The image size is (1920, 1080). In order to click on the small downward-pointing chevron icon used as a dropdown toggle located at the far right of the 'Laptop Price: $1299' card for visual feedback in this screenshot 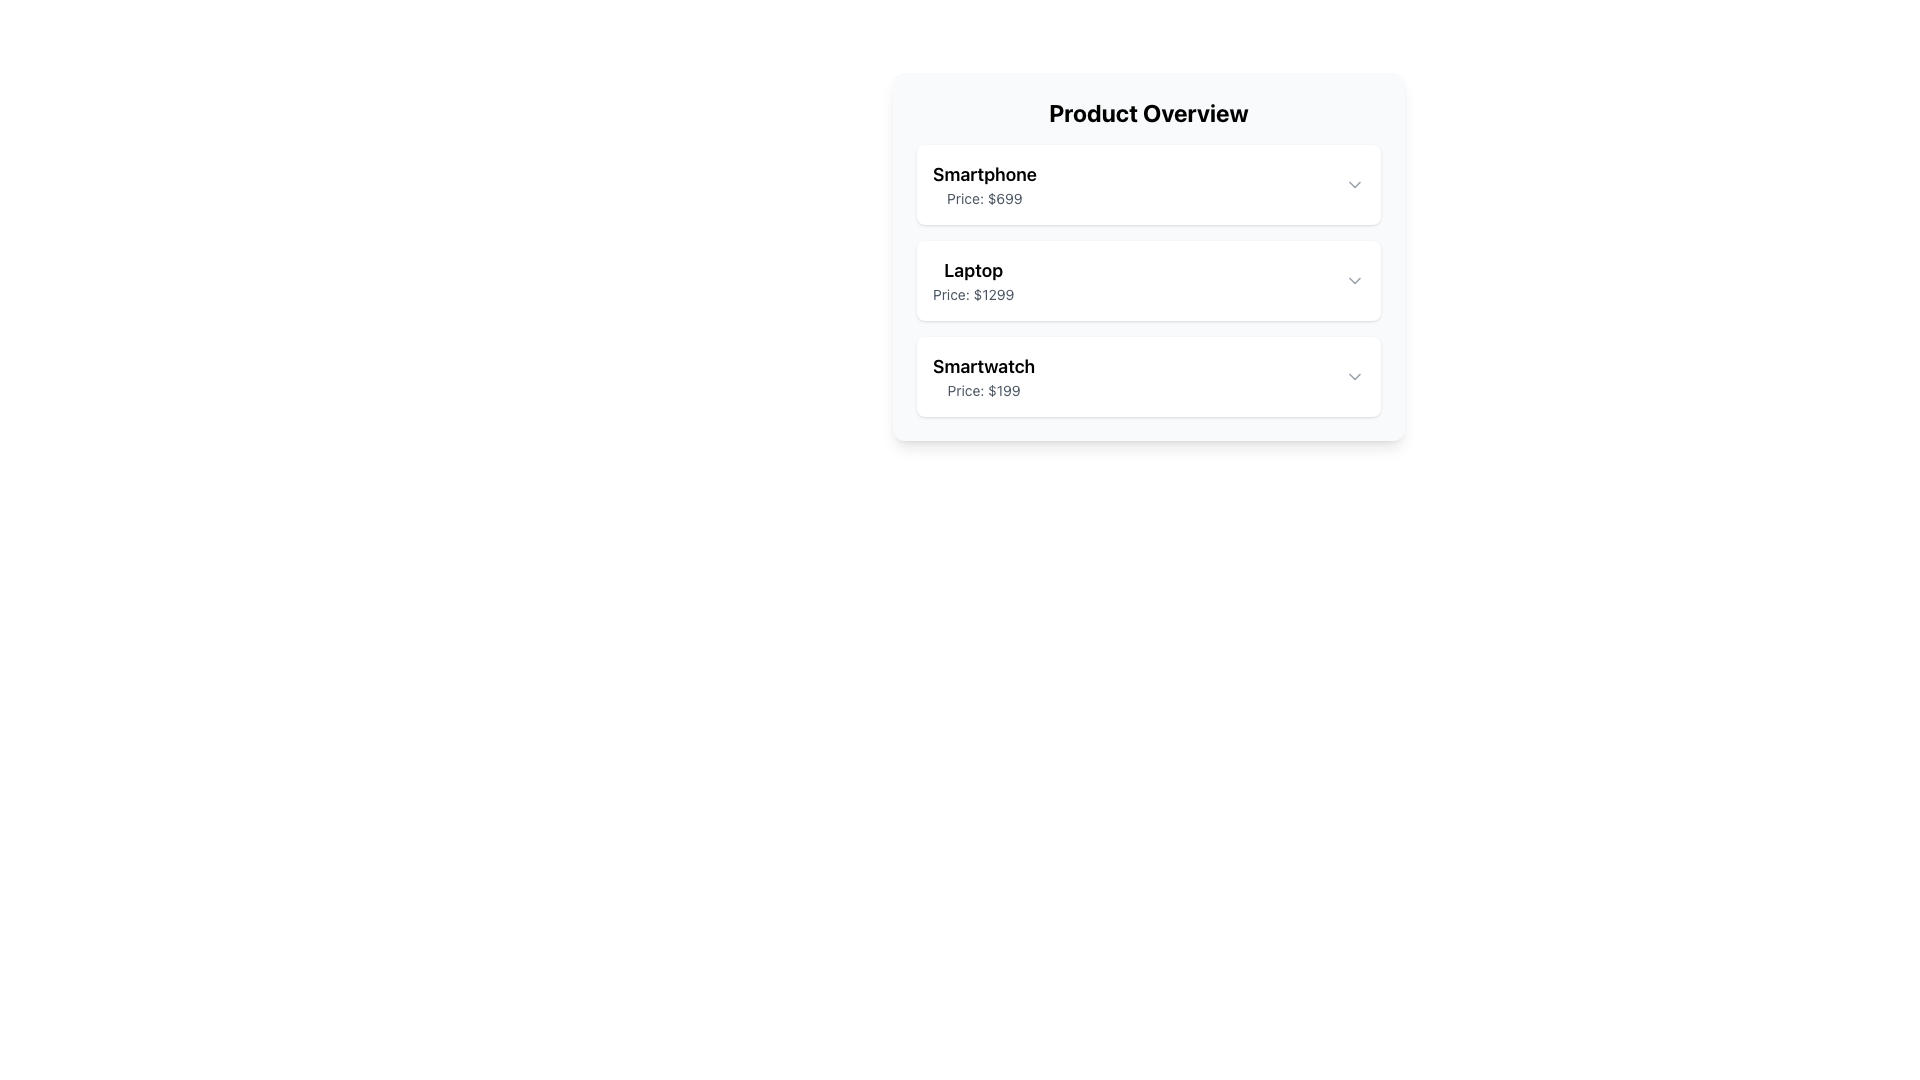, I will do `click(1354, 281)`.